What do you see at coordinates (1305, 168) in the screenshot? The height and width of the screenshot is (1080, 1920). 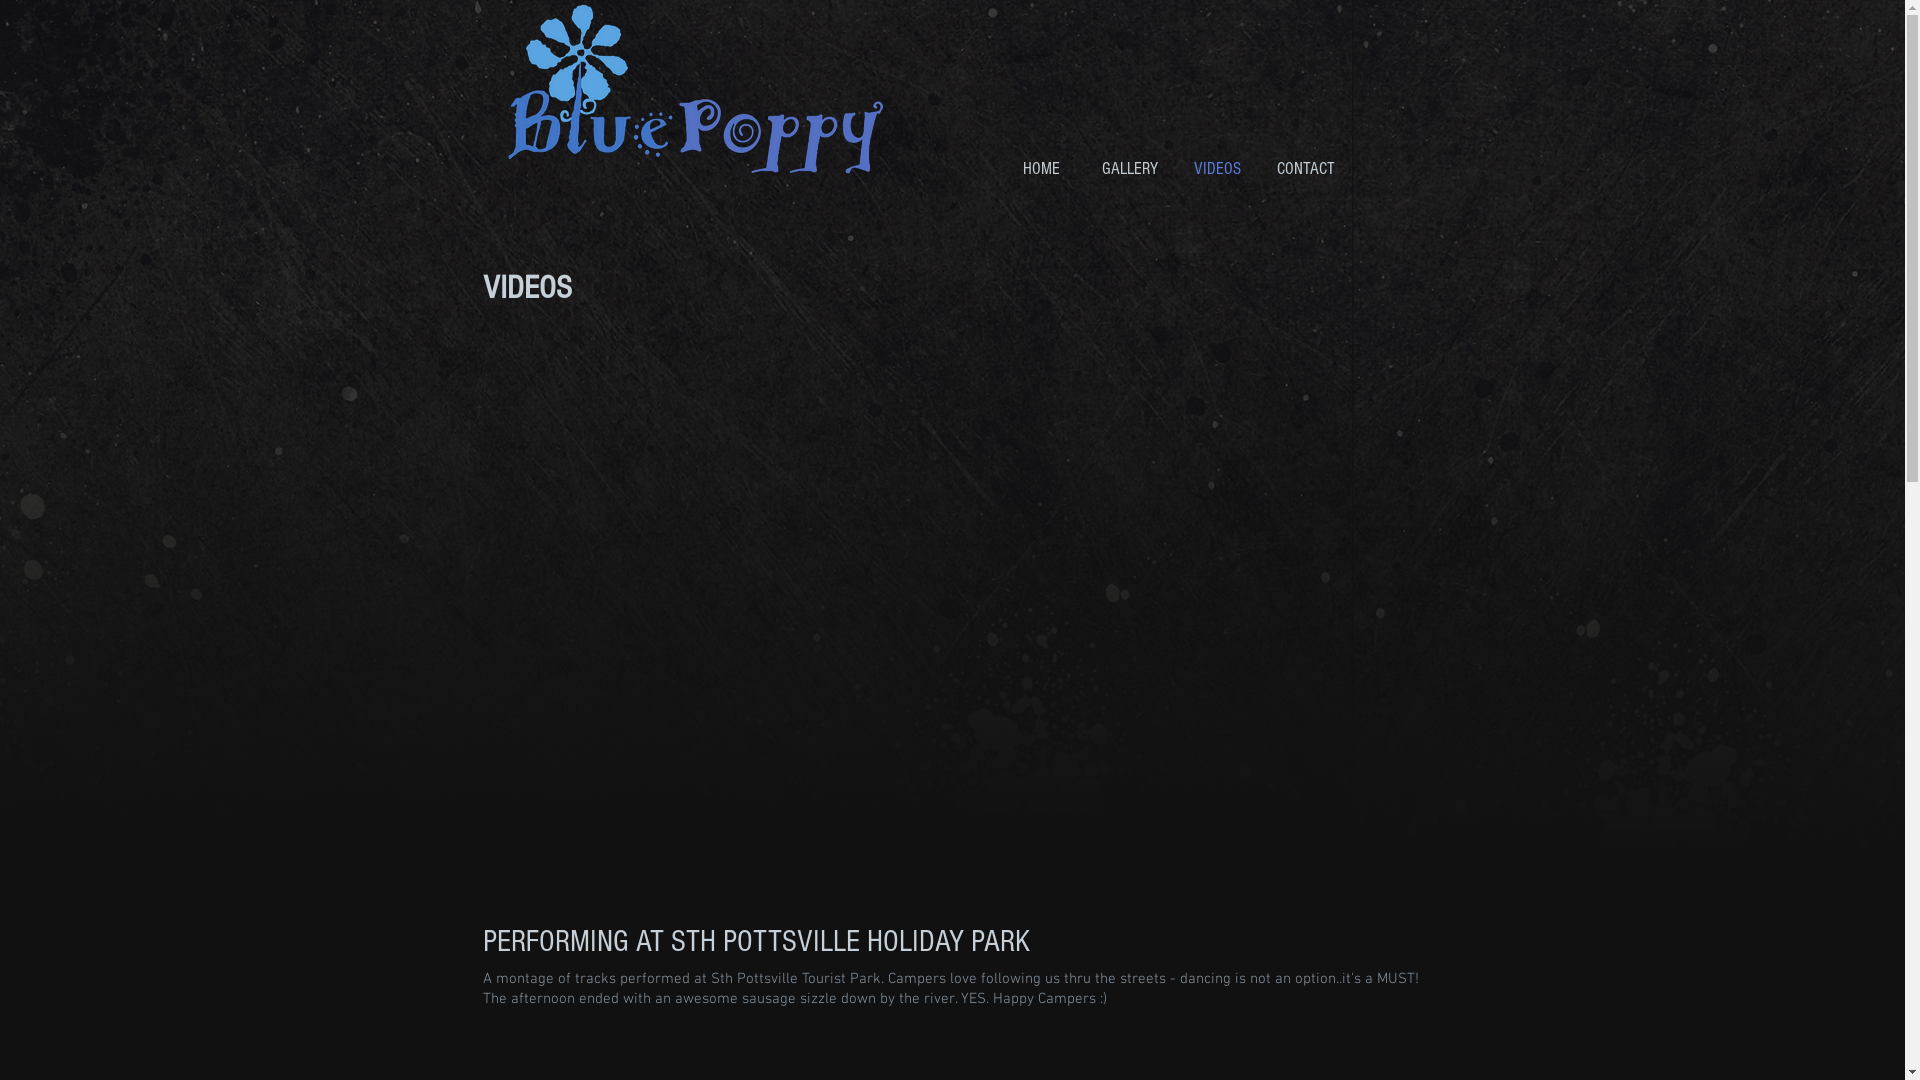 I see `'CONTACT'` at bounding box center [1305, 168].